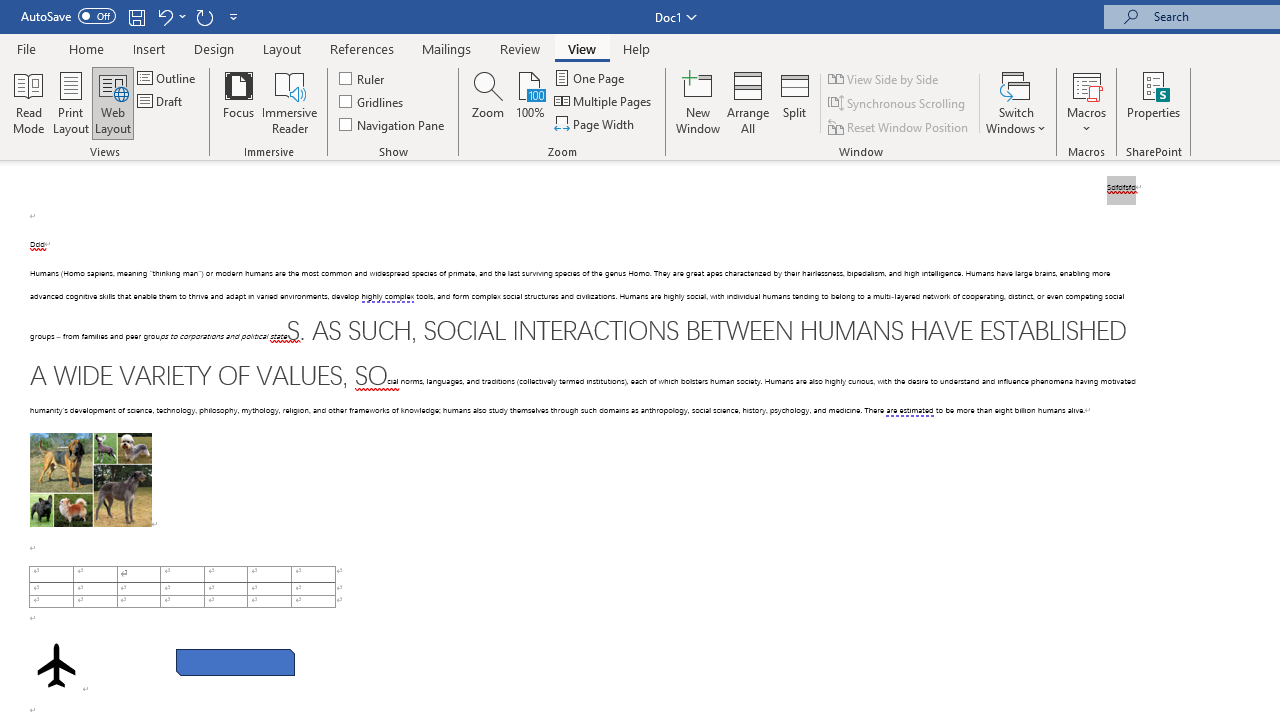  I want to click on 'Split', so click(794, 103).